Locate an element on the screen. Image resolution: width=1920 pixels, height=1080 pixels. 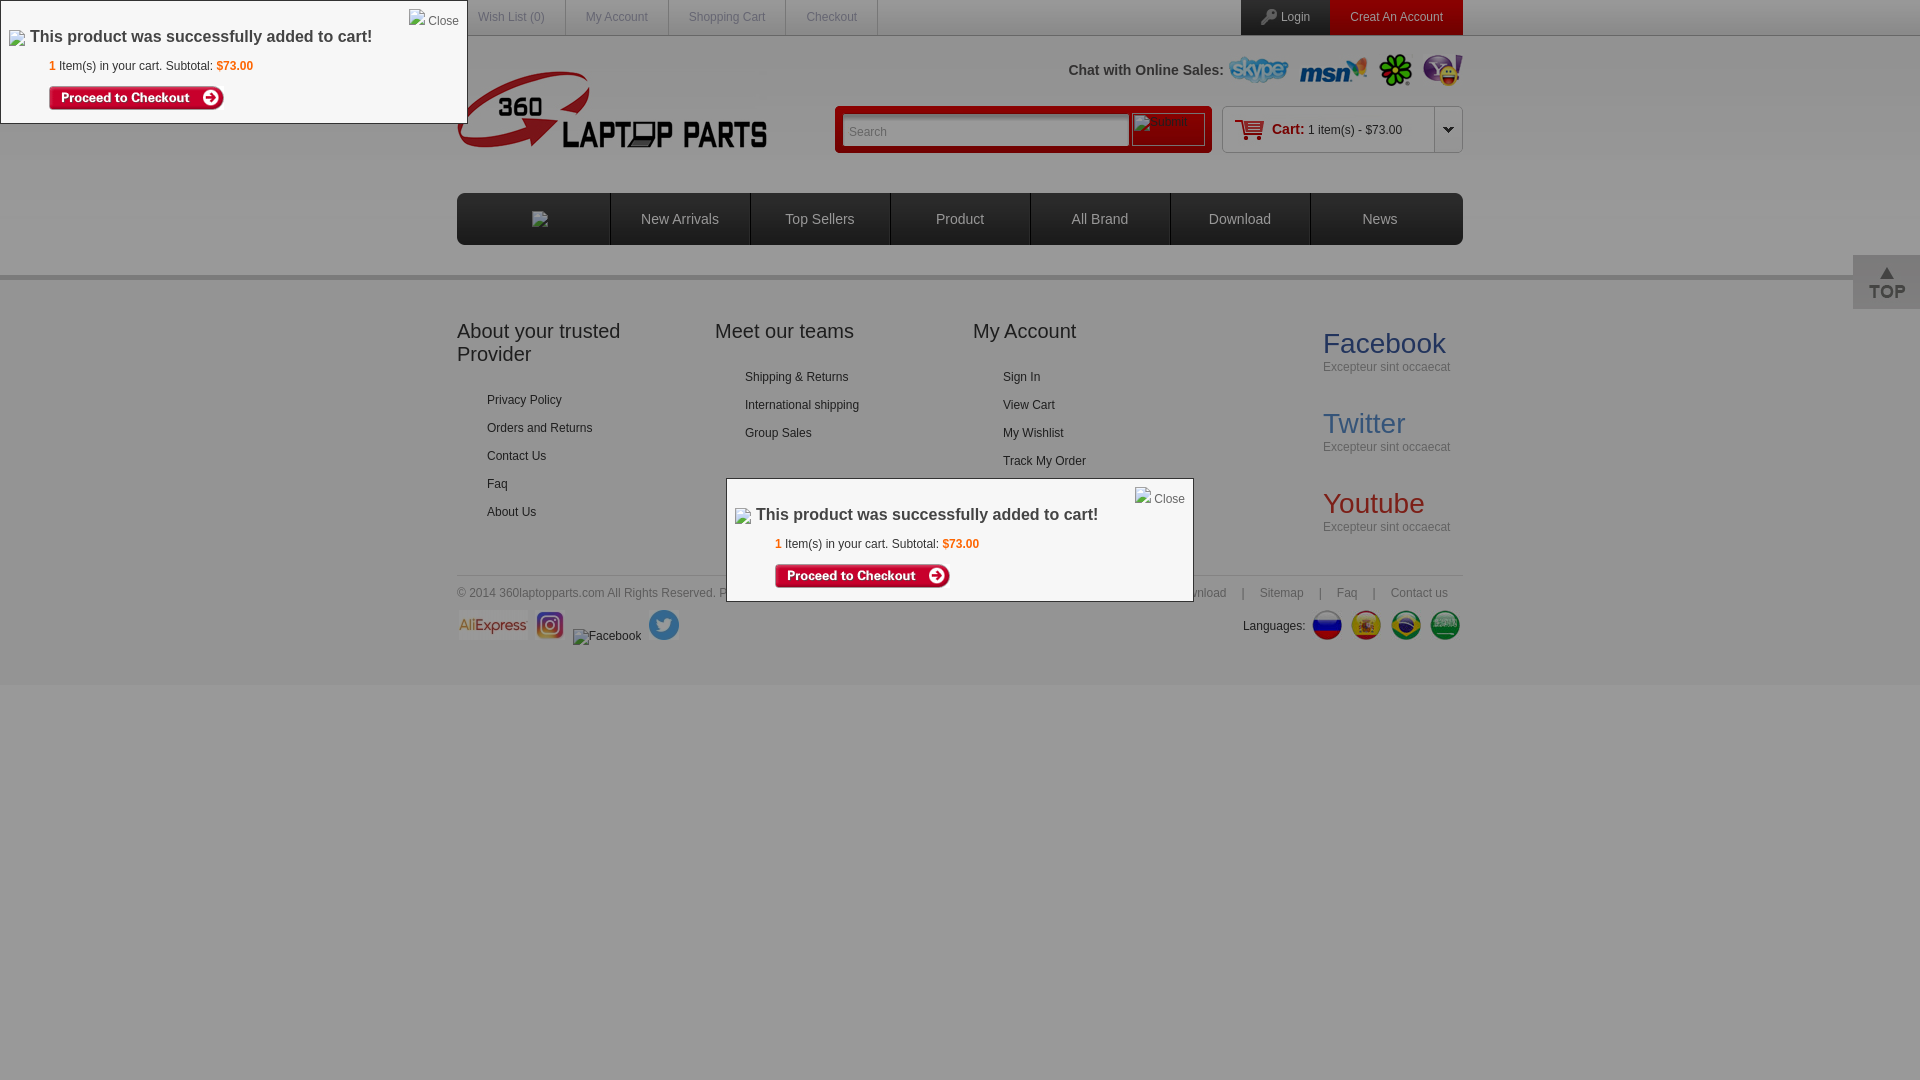
'Search' is located at coordinates (841, 129).